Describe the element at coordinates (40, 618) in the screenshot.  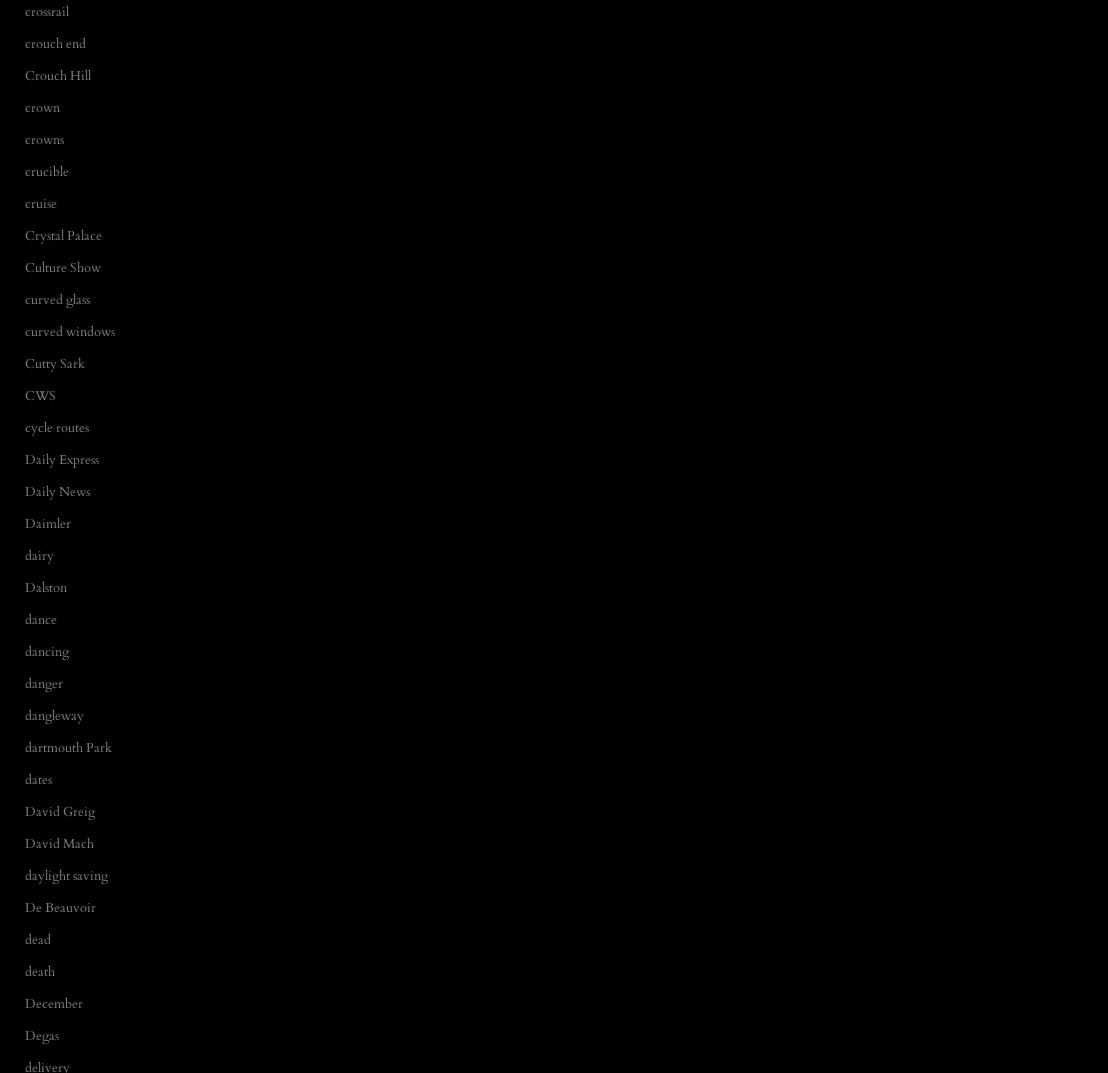
I see `'dance'` at that location.